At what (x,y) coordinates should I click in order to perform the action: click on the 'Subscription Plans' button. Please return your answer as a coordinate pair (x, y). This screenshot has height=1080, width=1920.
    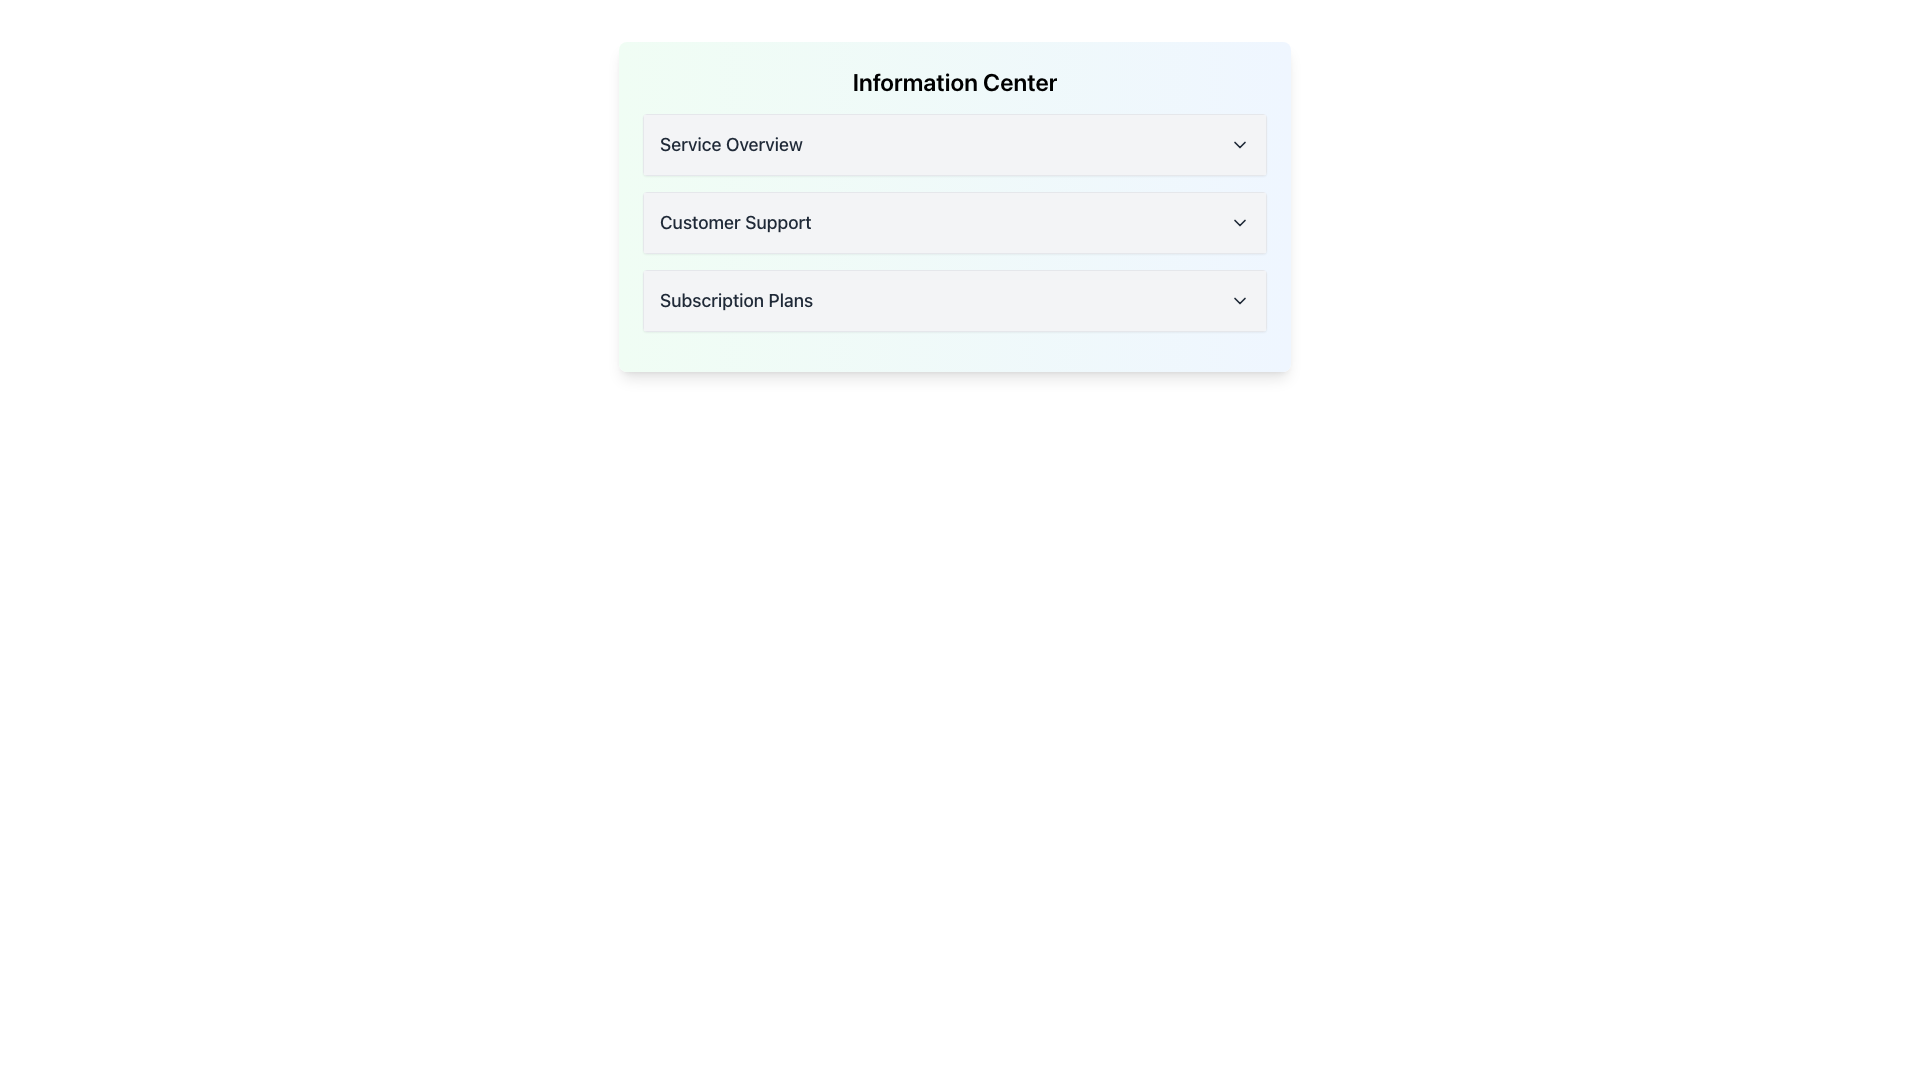
    Looking at the image, I should click on (954, 300).